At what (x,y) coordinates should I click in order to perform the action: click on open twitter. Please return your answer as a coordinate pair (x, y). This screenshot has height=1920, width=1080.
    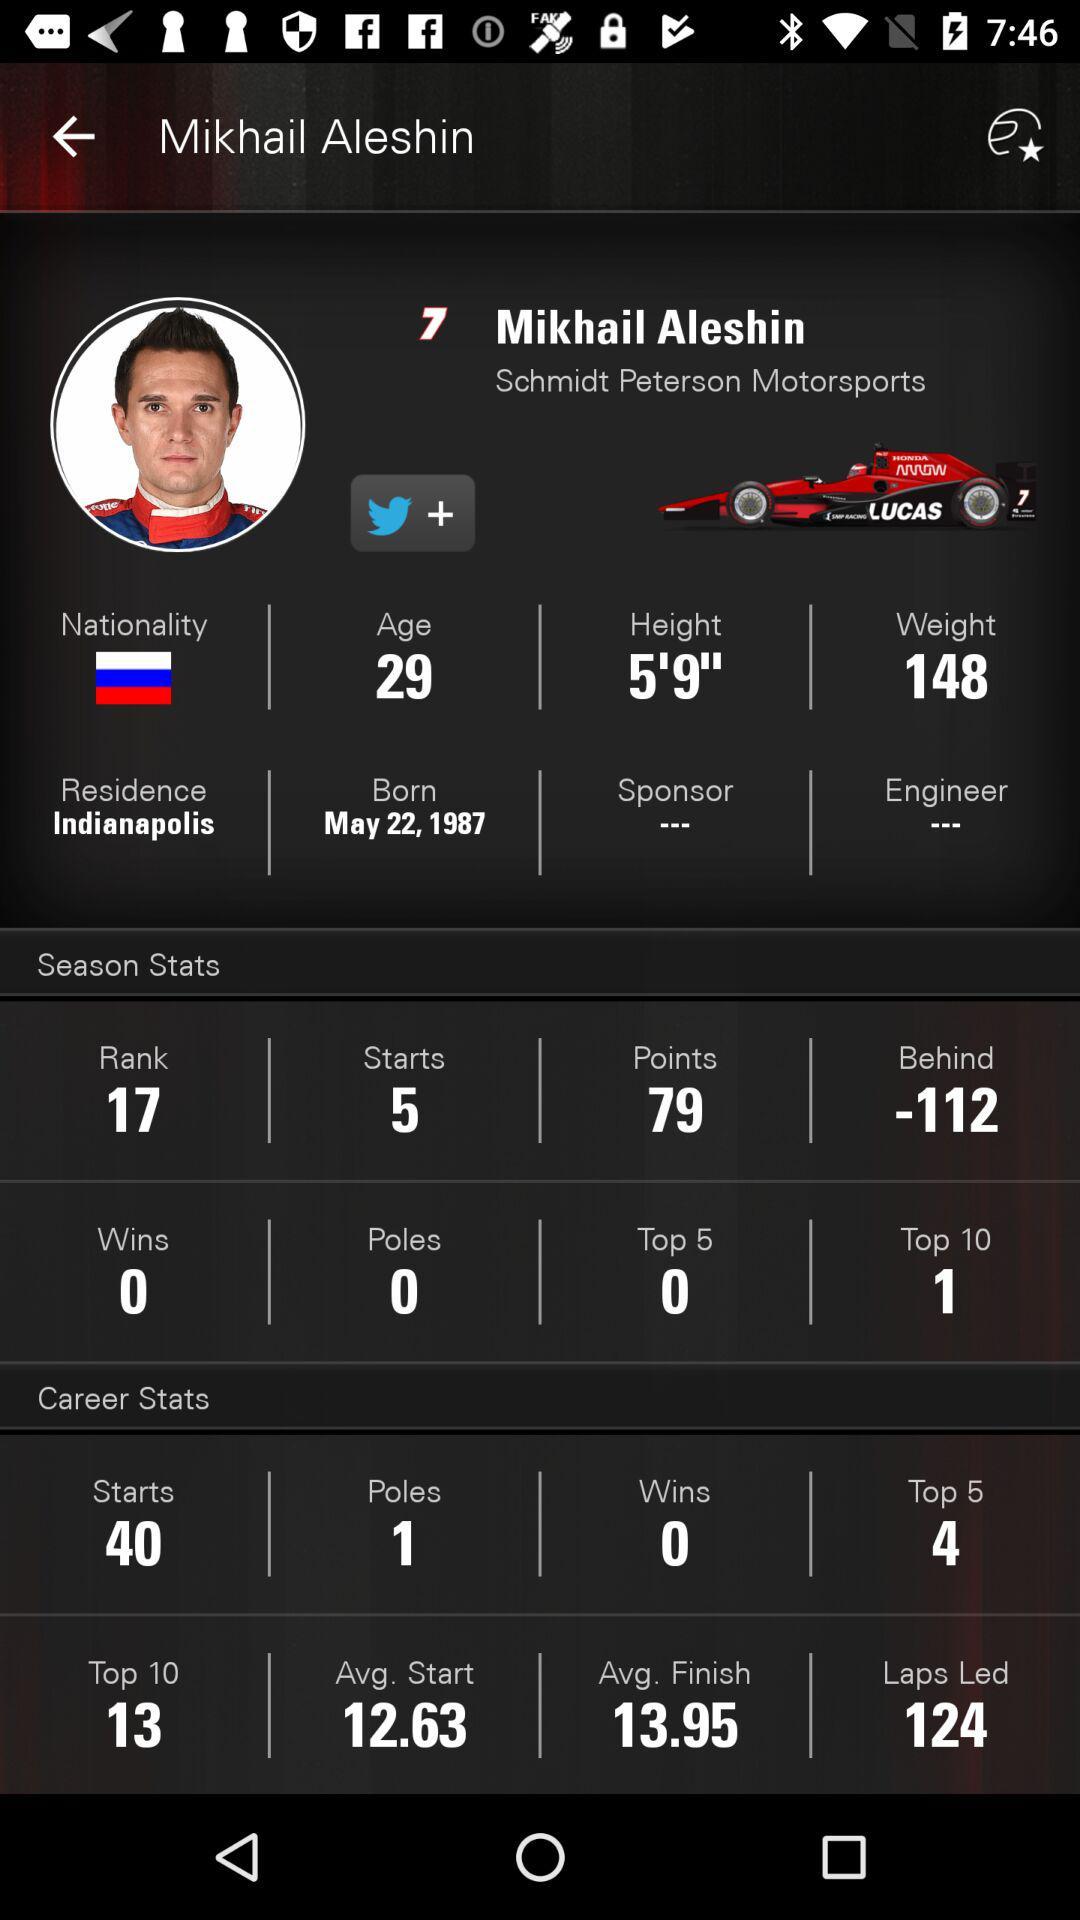
    Looking at the image, I should click on (411, 513).